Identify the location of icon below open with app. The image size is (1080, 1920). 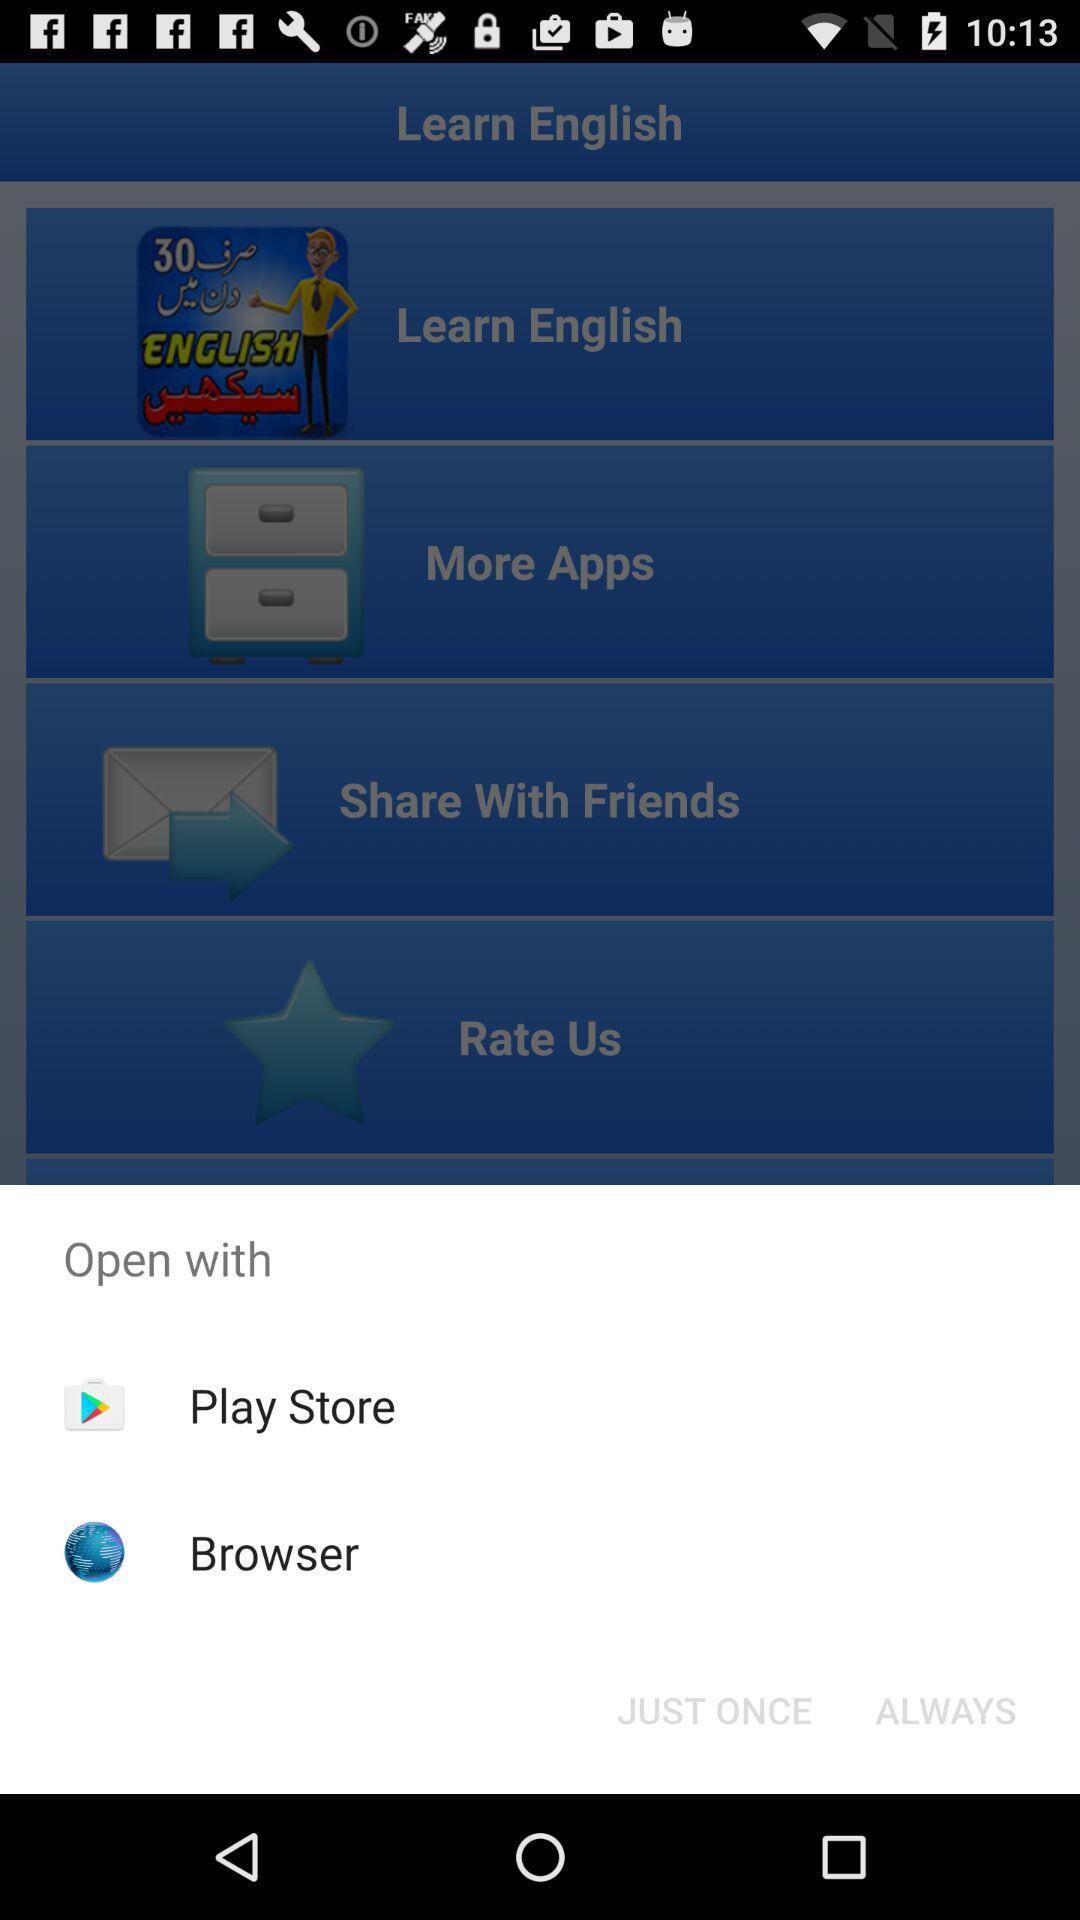
(713, 1708).